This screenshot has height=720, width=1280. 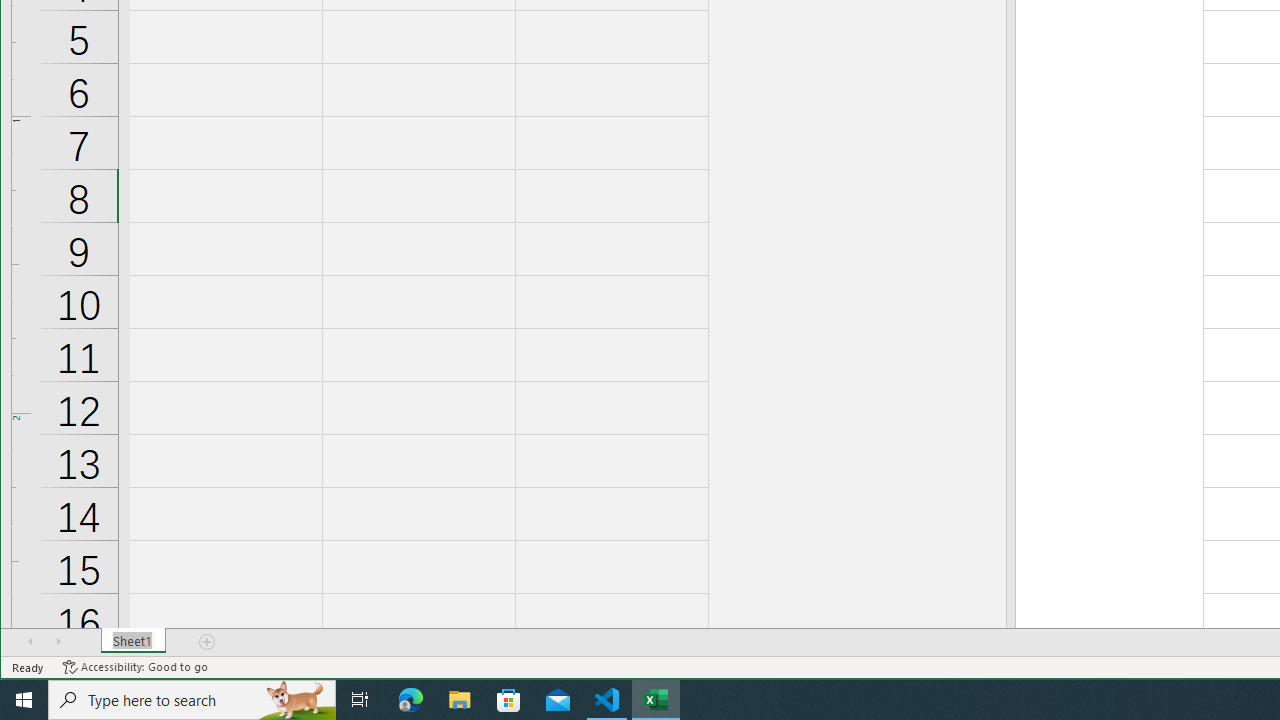 I want to click on 'Add Sheet', so click(x=208, y=641).